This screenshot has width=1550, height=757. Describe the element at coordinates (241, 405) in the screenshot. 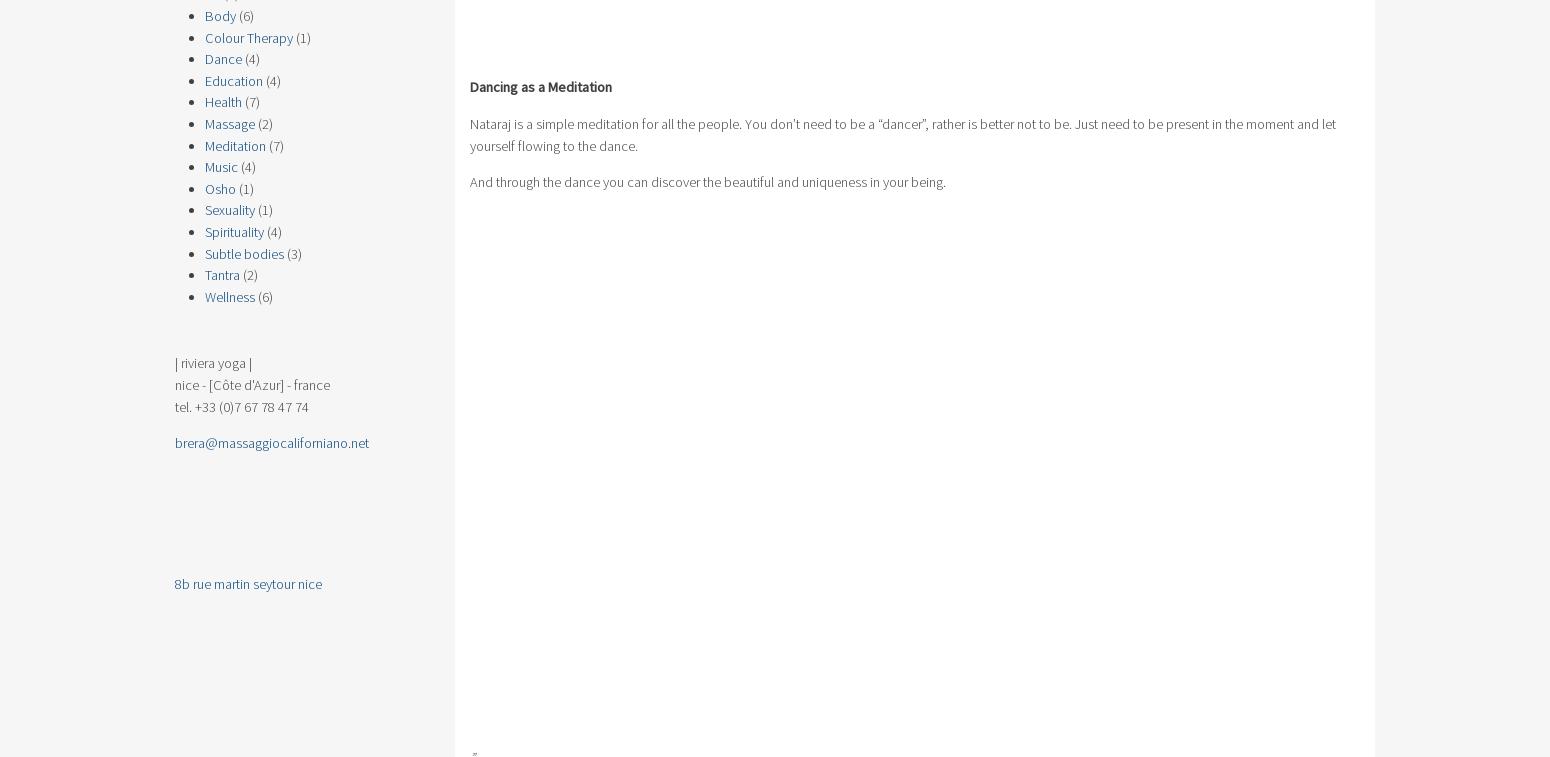

I see `'tel. +33 (0)7 67 78 47 74'` at that location.